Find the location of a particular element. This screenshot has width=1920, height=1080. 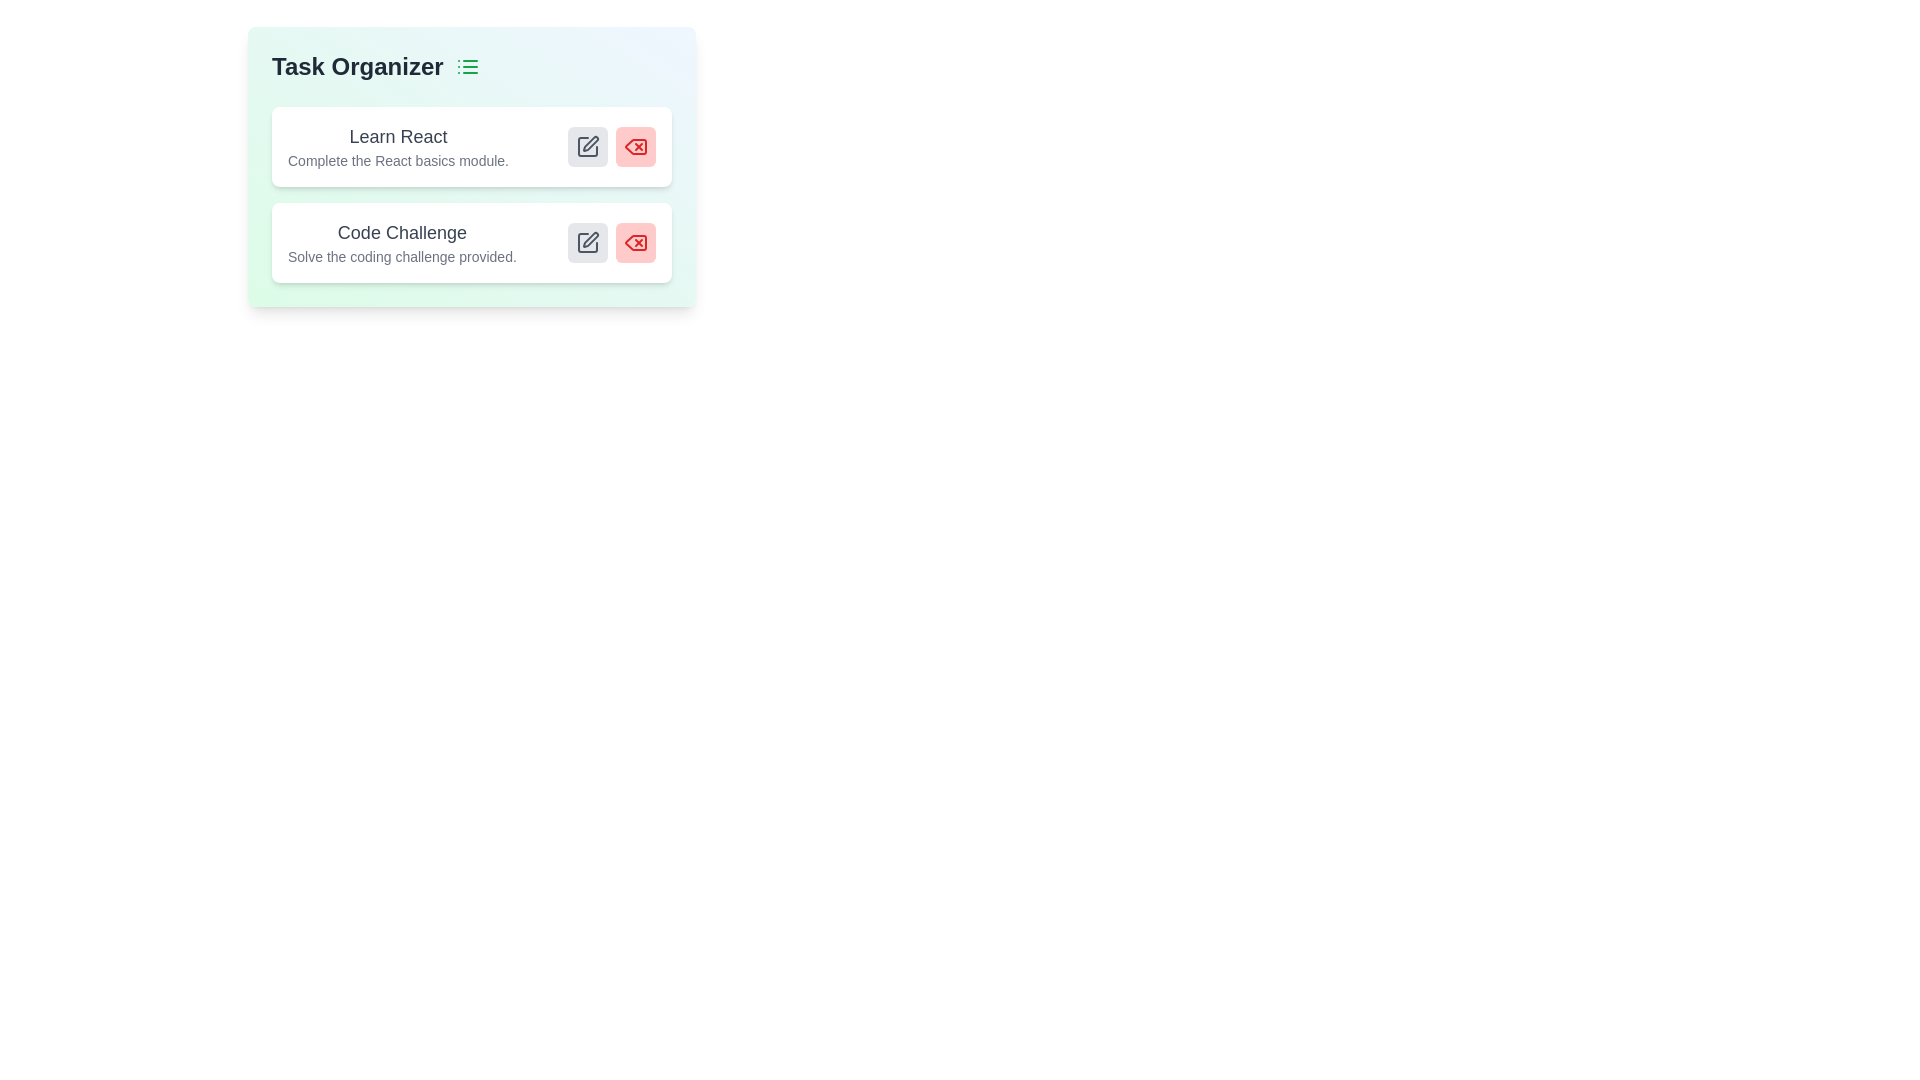

edit button for the task titled 'Learn React' is located at coordinates (587, 145).